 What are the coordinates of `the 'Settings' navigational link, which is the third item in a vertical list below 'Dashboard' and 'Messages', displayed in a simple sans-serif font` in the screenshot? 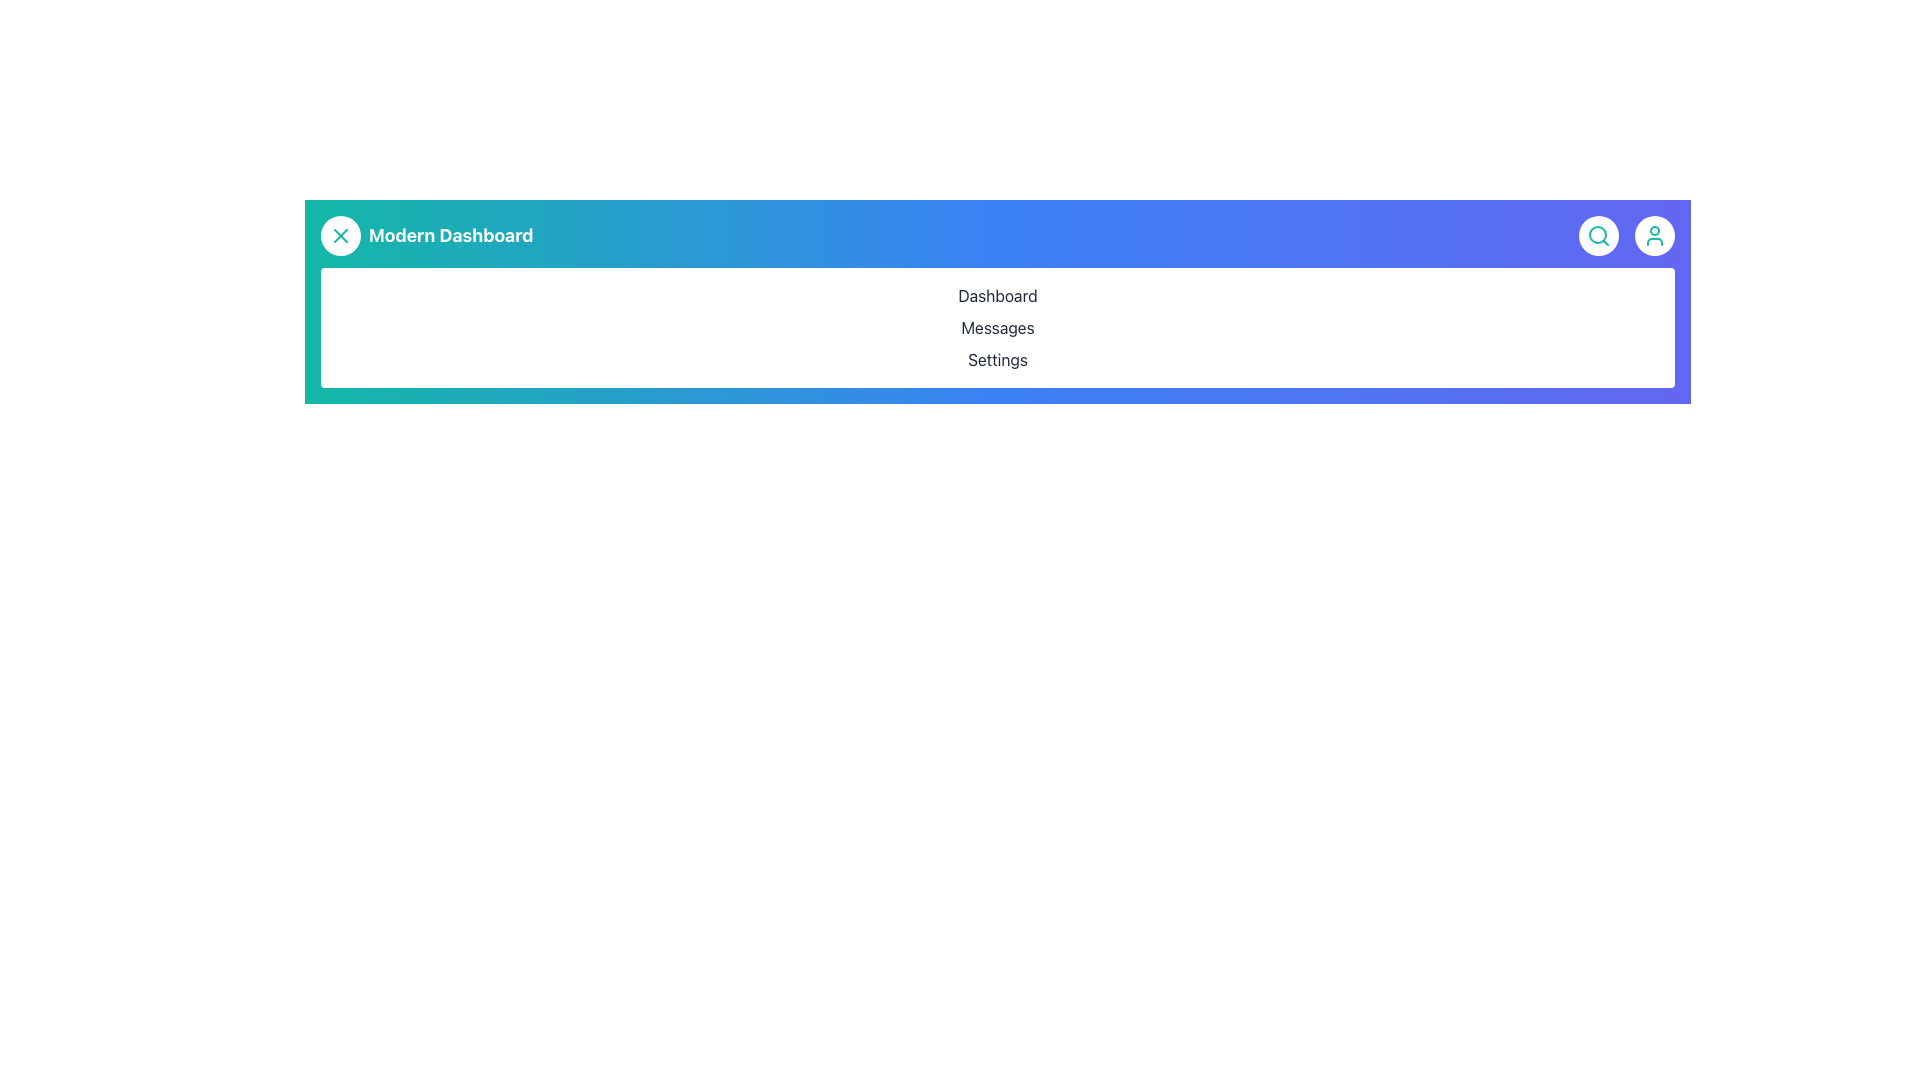 It's located at (998, 358).